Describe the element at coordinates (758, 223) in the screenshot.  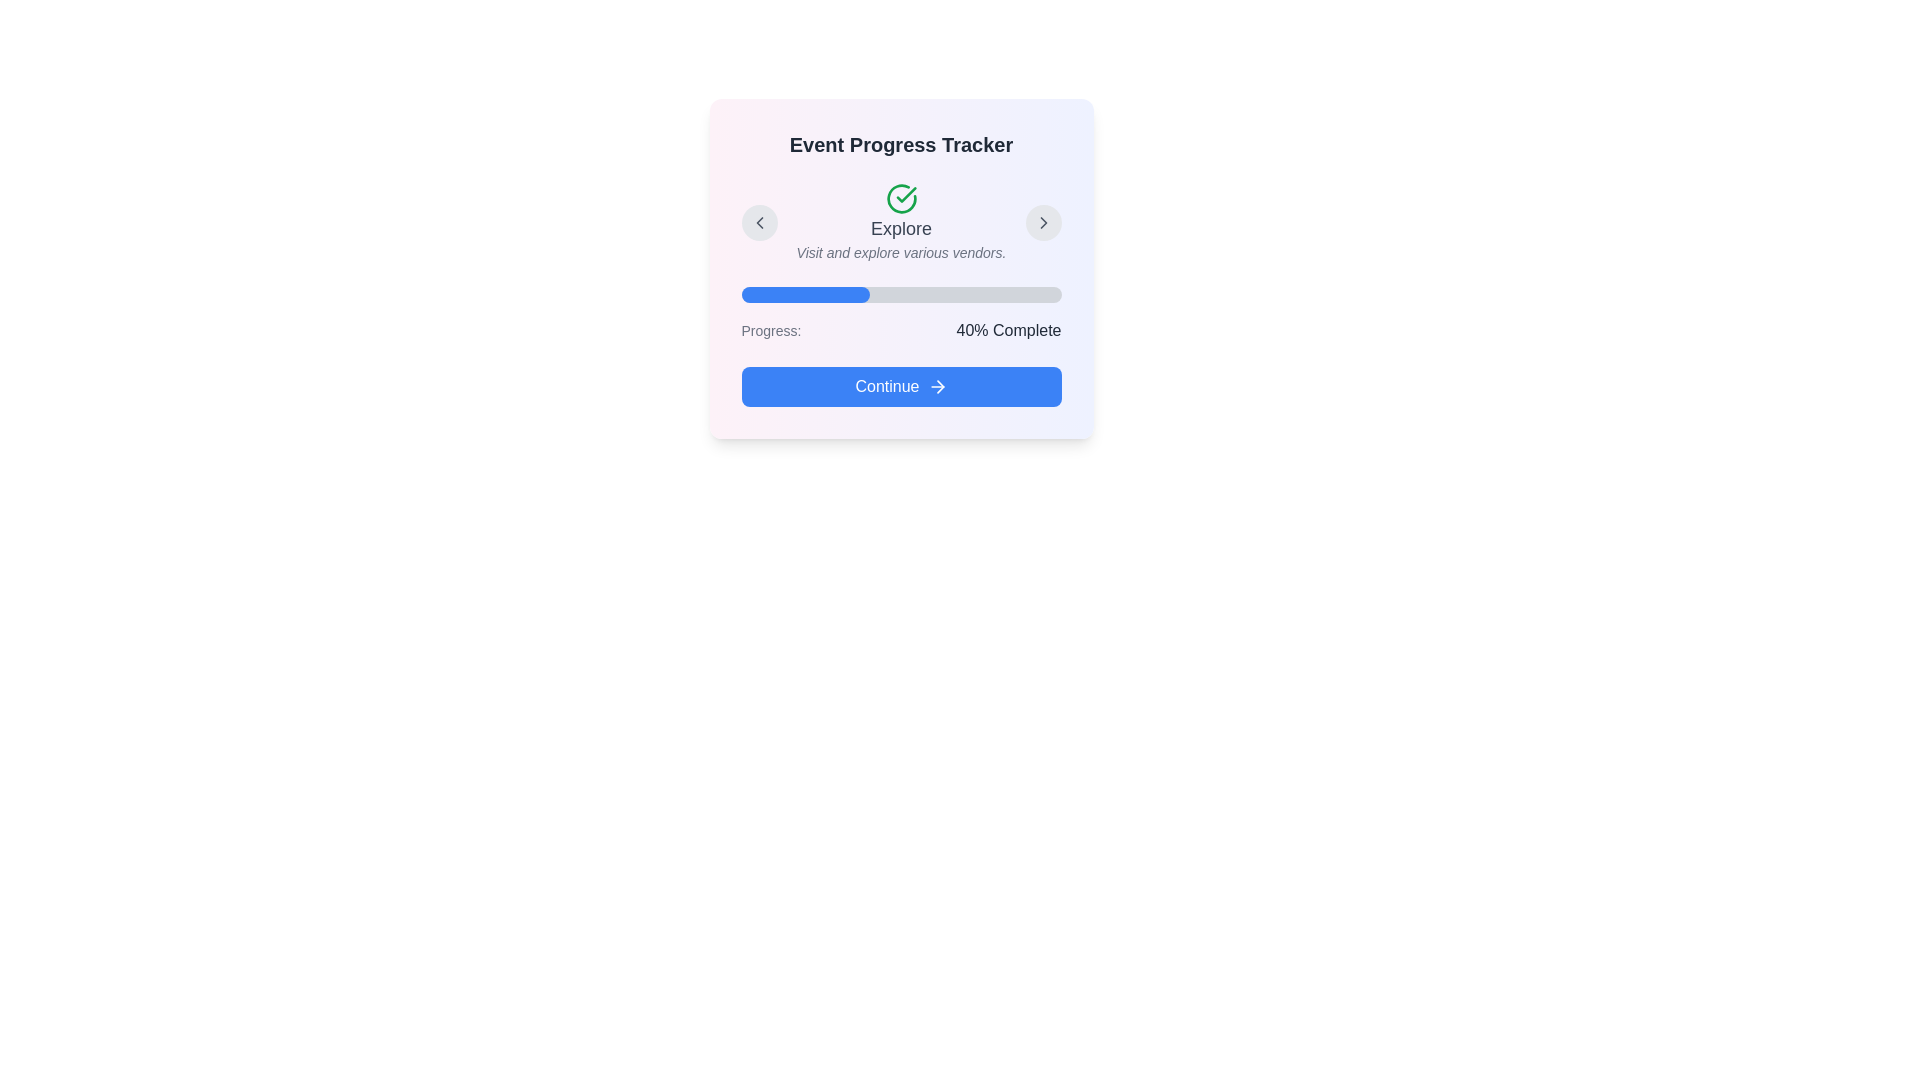
I see `the navigation button located in the top-left section of the main interactive card to observe interaction feedback` at that location.